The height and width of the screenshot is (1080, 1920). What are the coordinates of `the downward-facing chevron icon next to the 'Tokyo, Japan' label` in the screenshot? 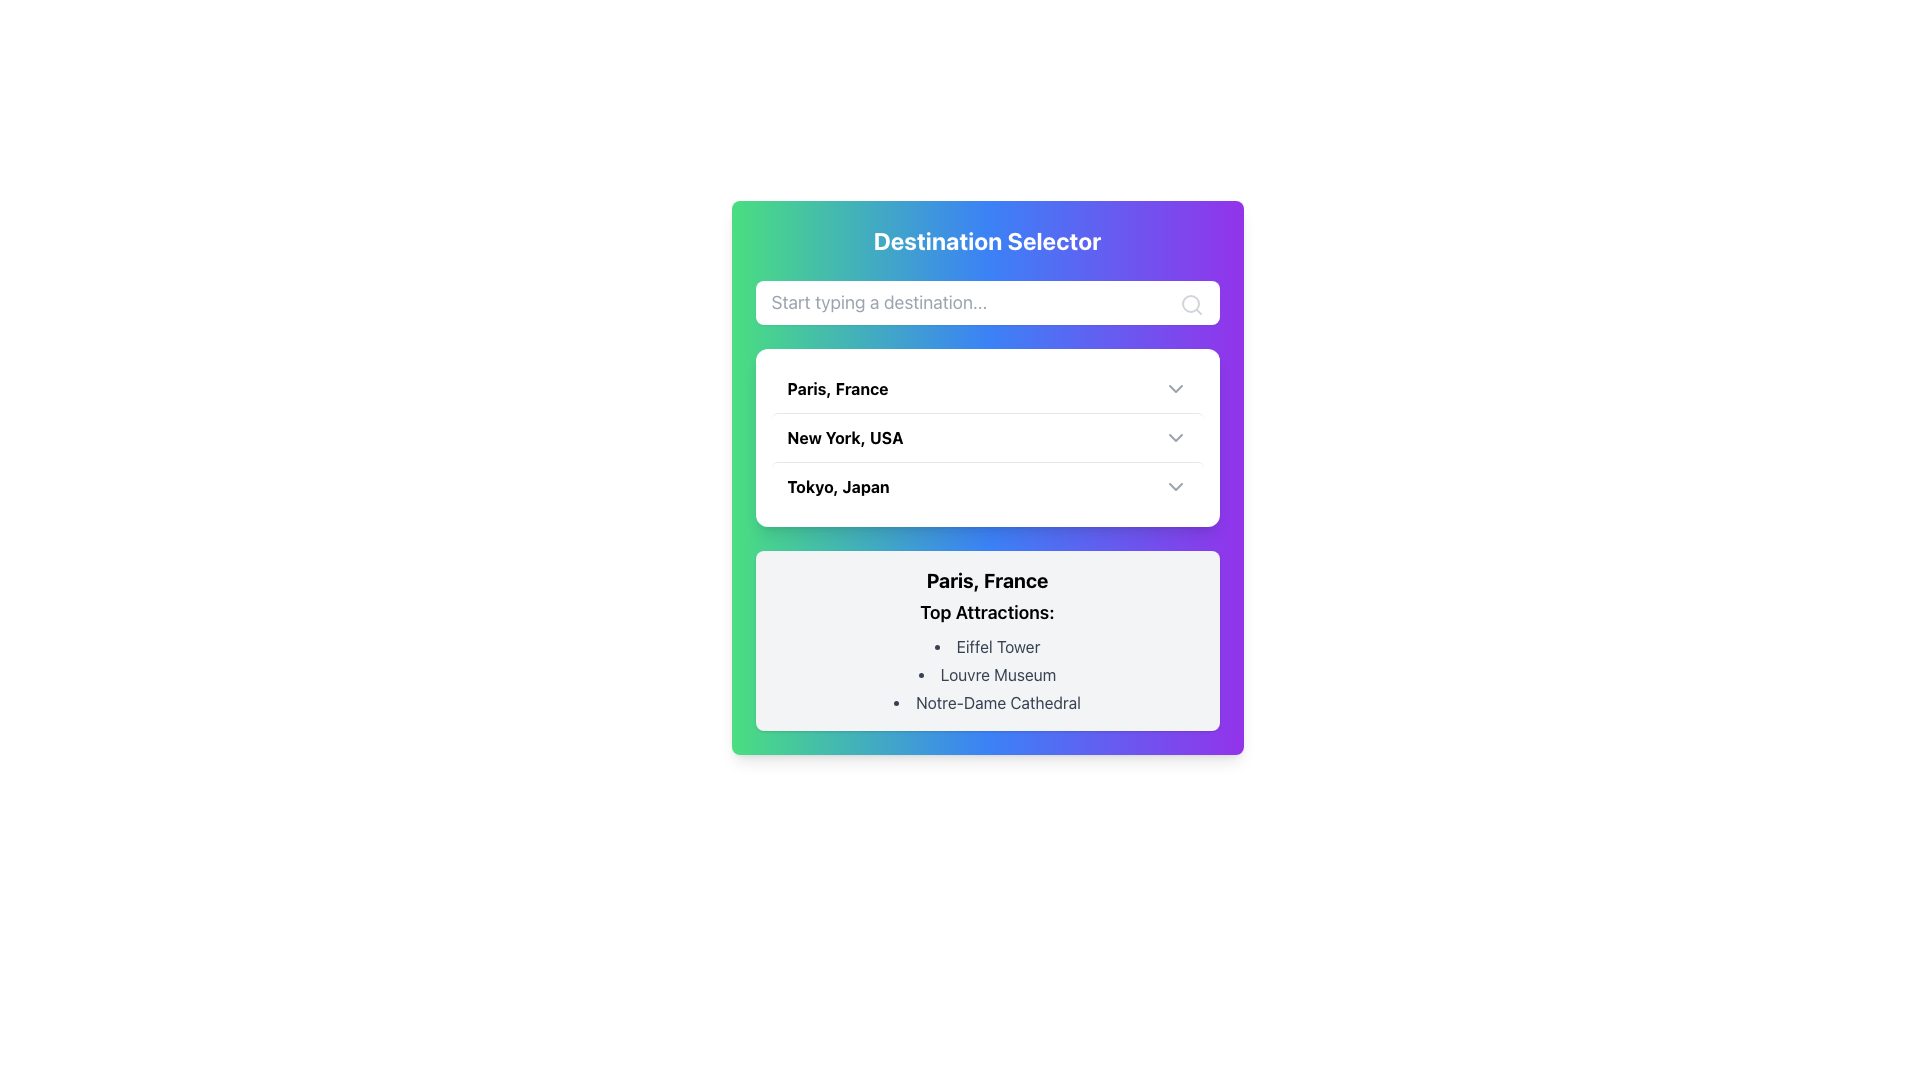 It's located at (1175, 486).